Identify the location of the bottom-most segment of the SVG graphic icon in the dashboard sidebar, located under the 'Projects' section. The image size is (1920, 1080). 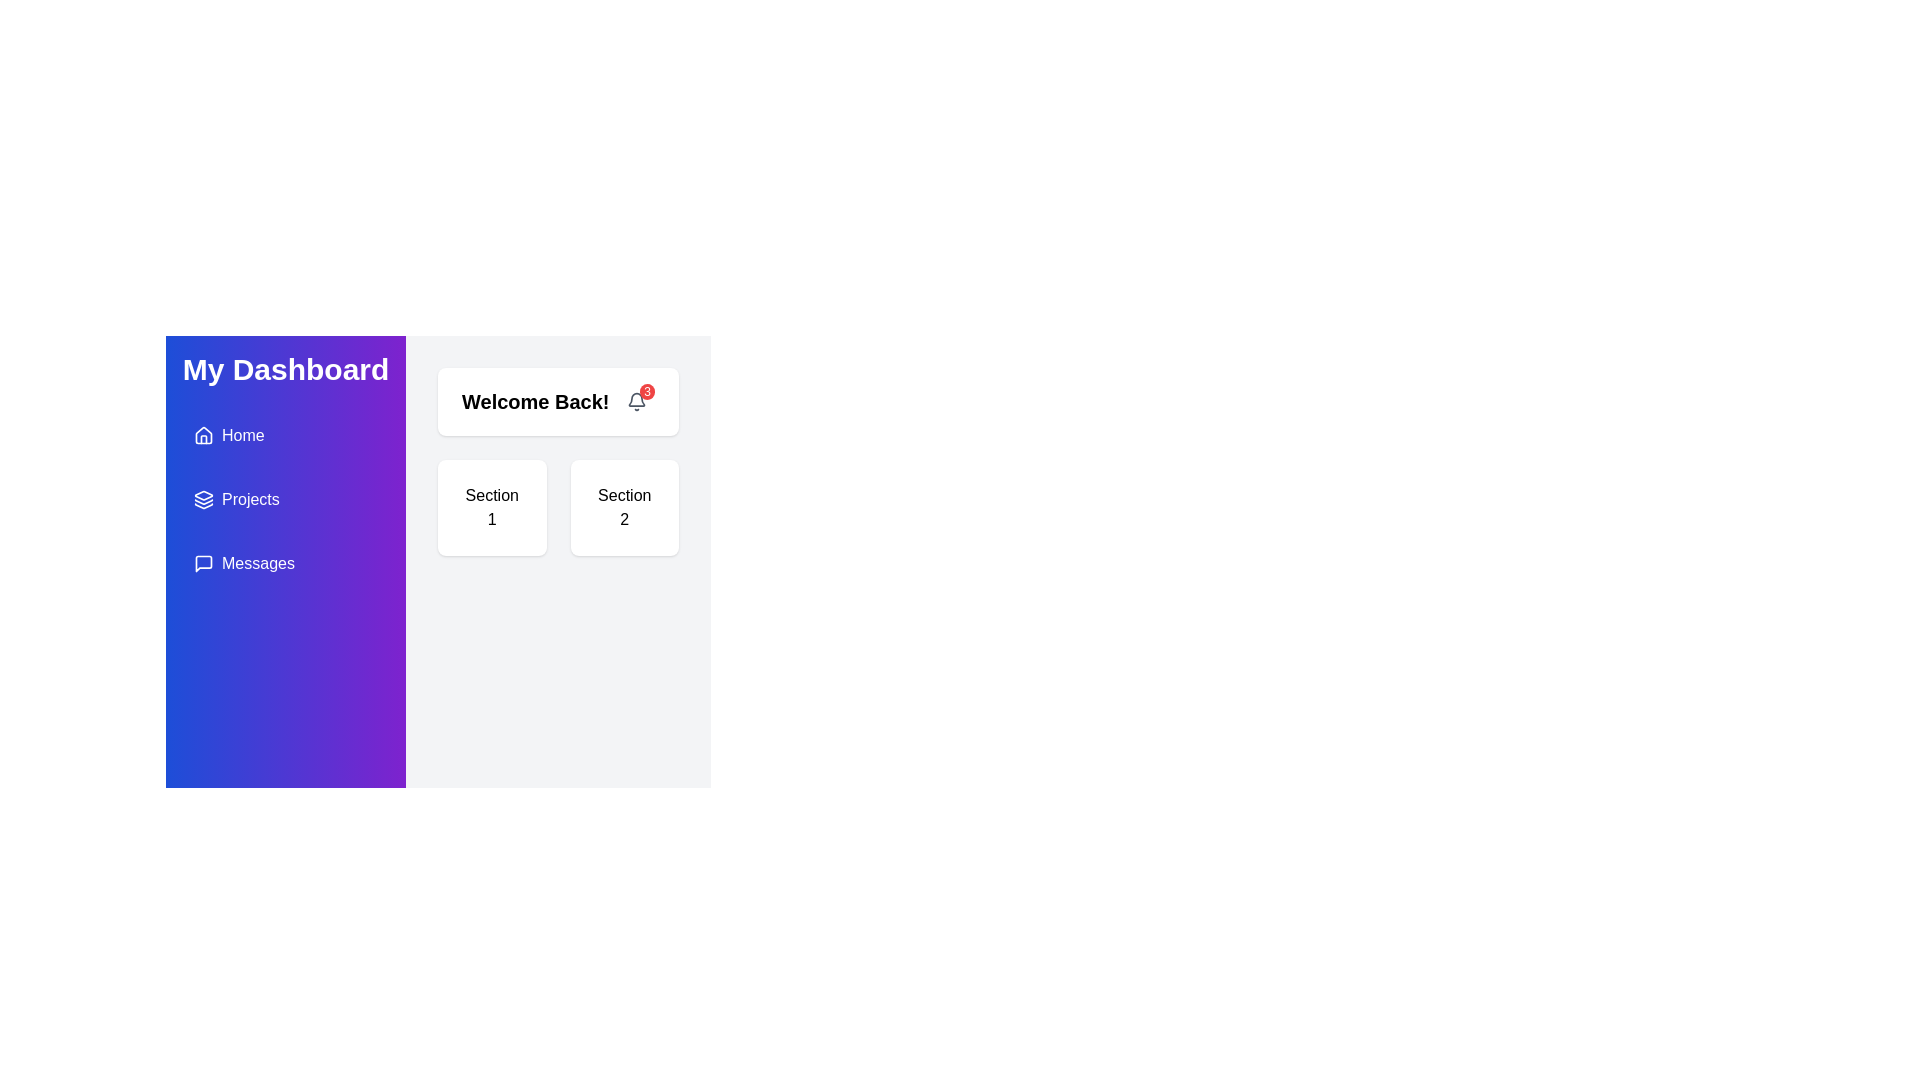
(203, 505).